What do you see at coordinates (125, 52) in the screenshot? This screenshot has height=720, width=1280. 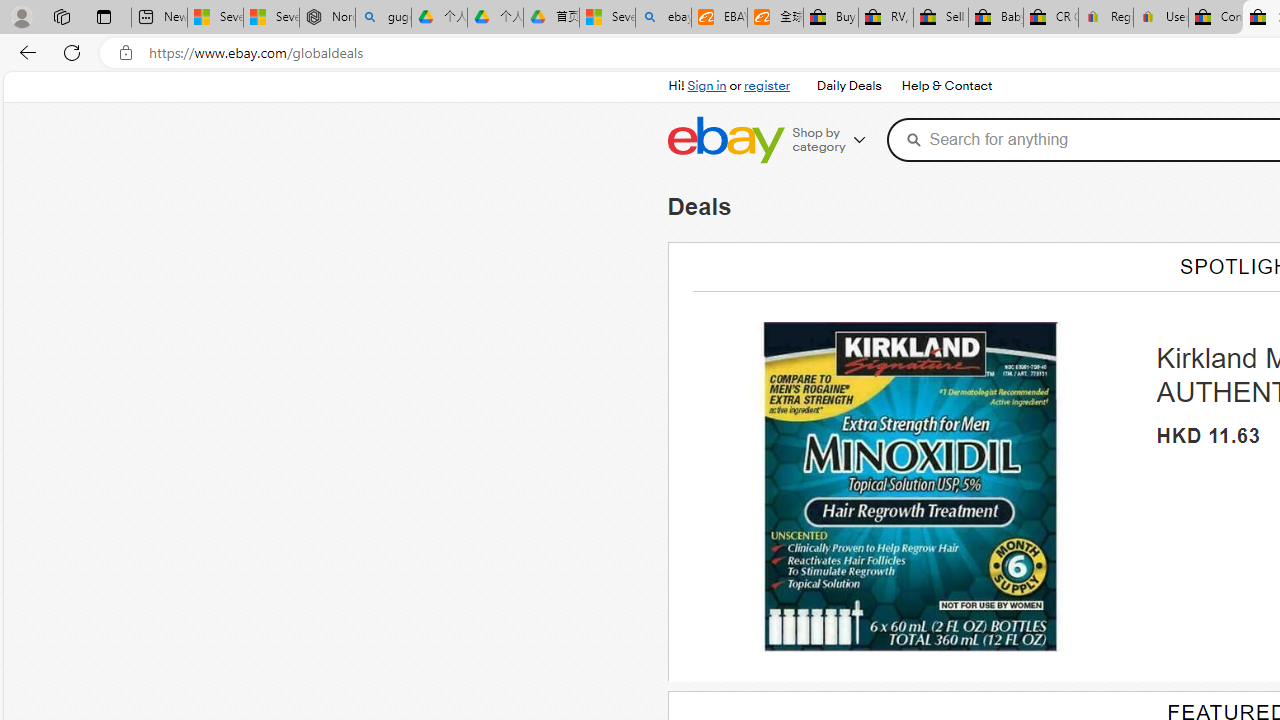 I see `'View site information'` at bounding box center [125, 52].